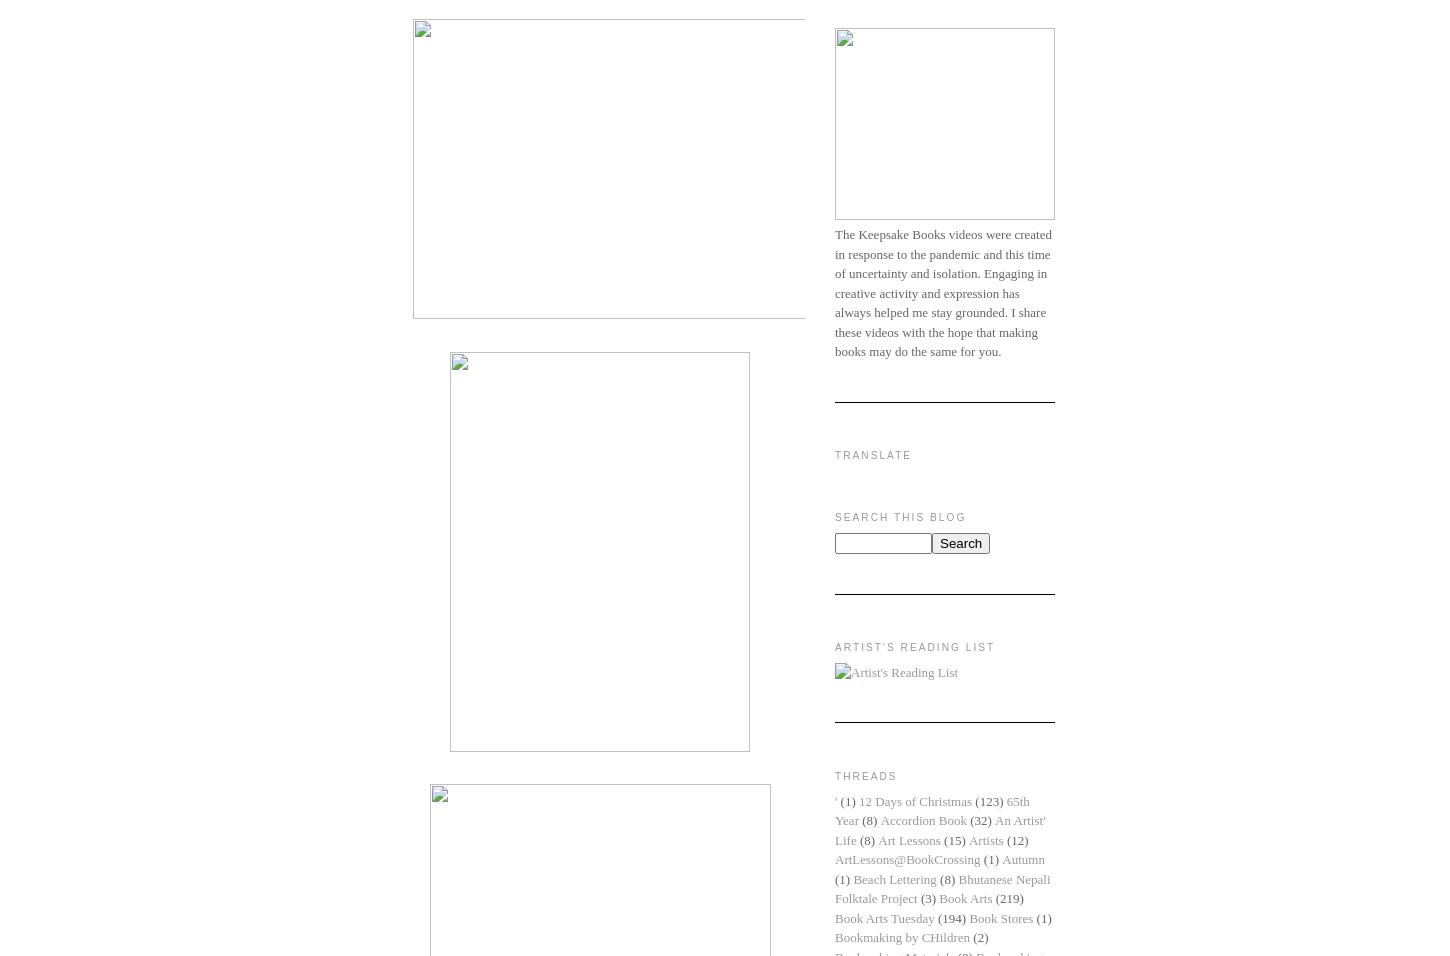 The width and height of the screenshot is (1450, 956). I want to click on '(15)', so click(953, 839).